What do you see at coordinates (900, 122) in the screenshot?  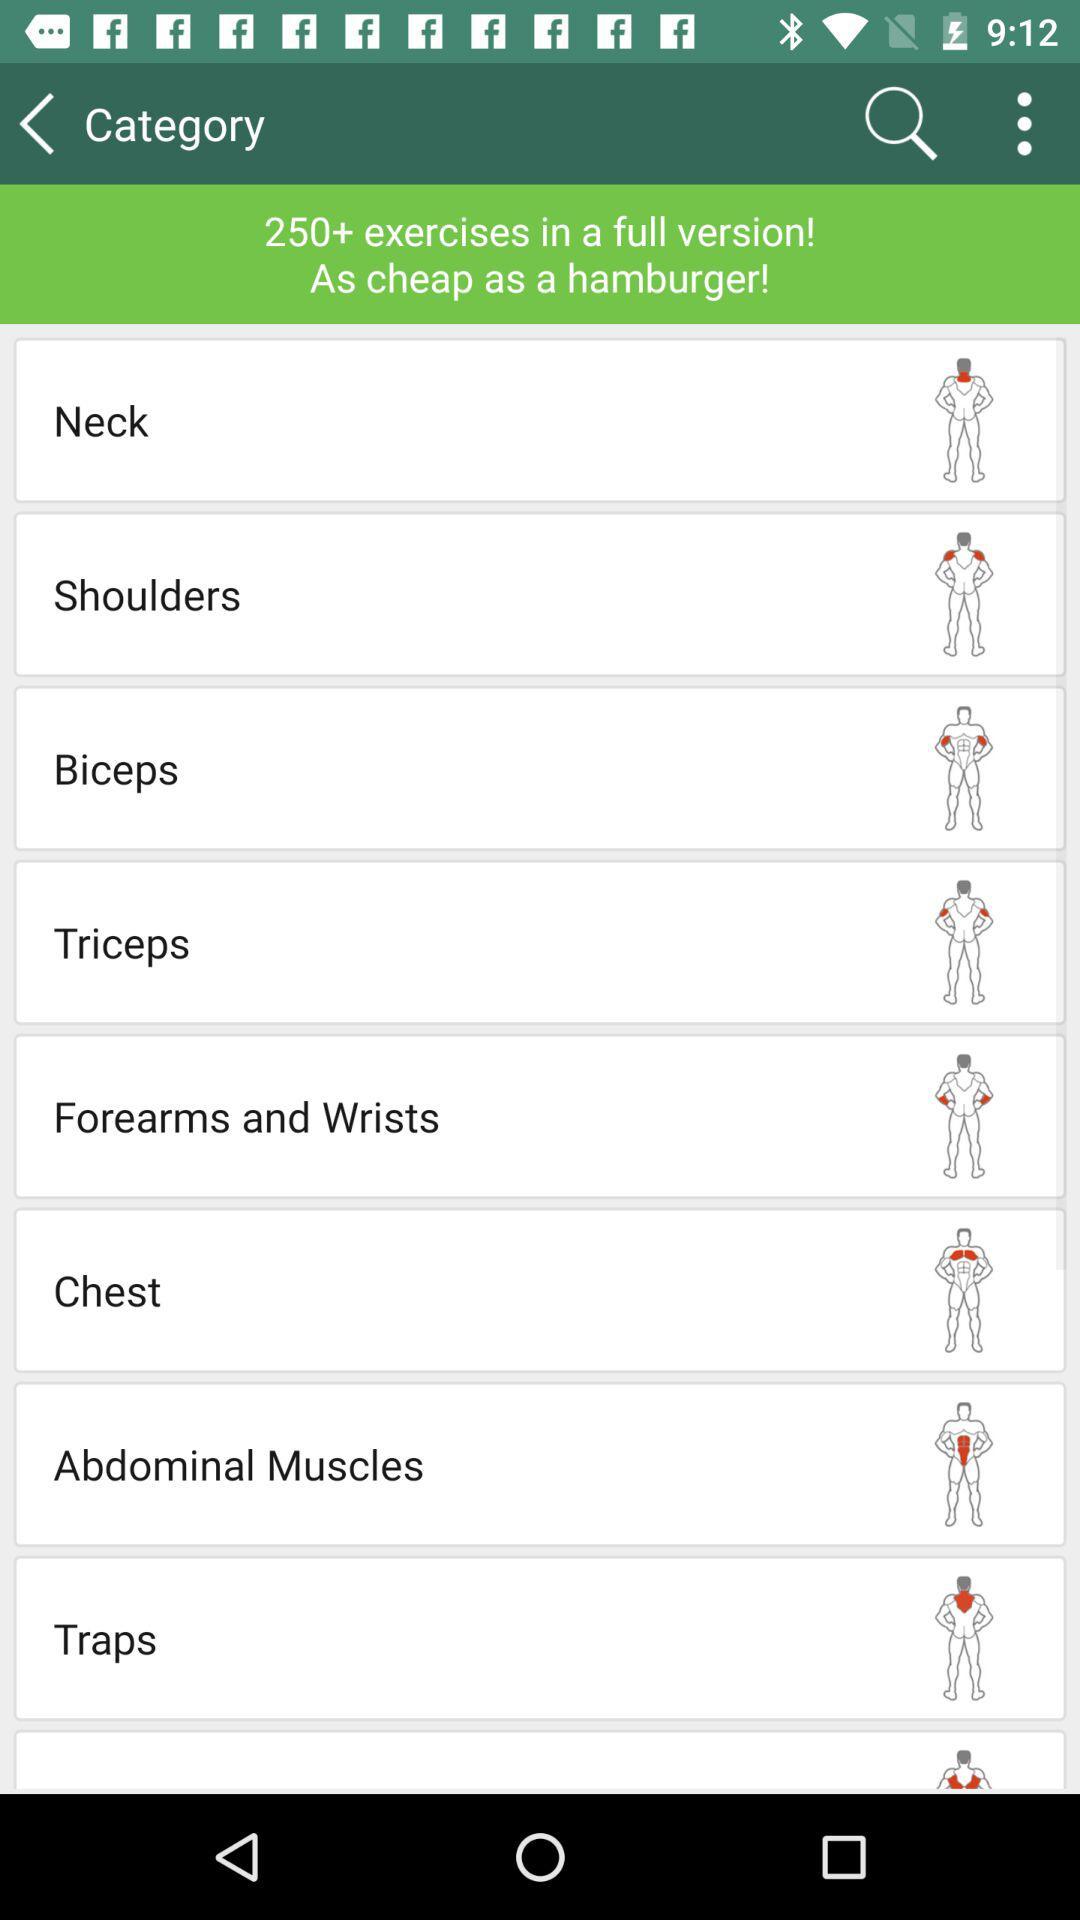 I see `app next to the category` at bounding box center [900, 122].